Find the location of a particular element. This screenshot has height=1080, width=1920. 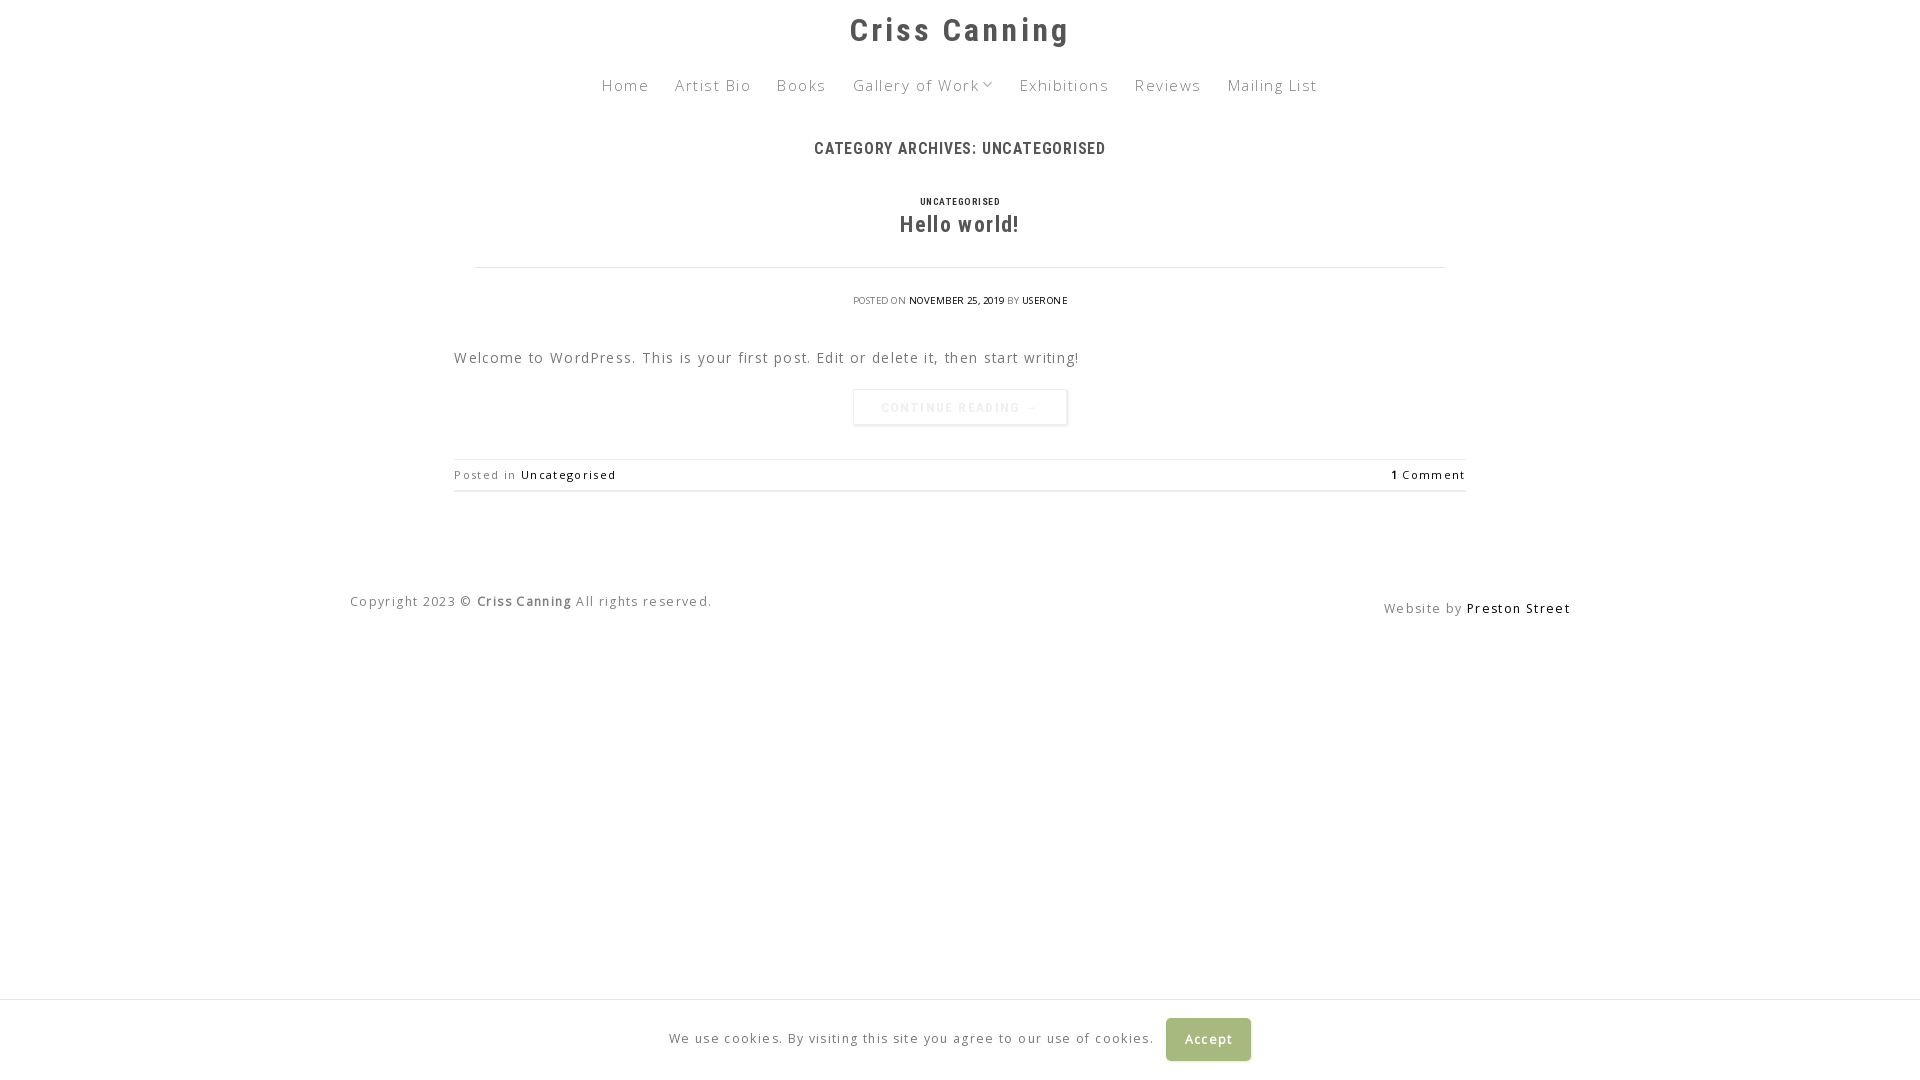

'Gallery of Work' is located at coordinates (922, 83).